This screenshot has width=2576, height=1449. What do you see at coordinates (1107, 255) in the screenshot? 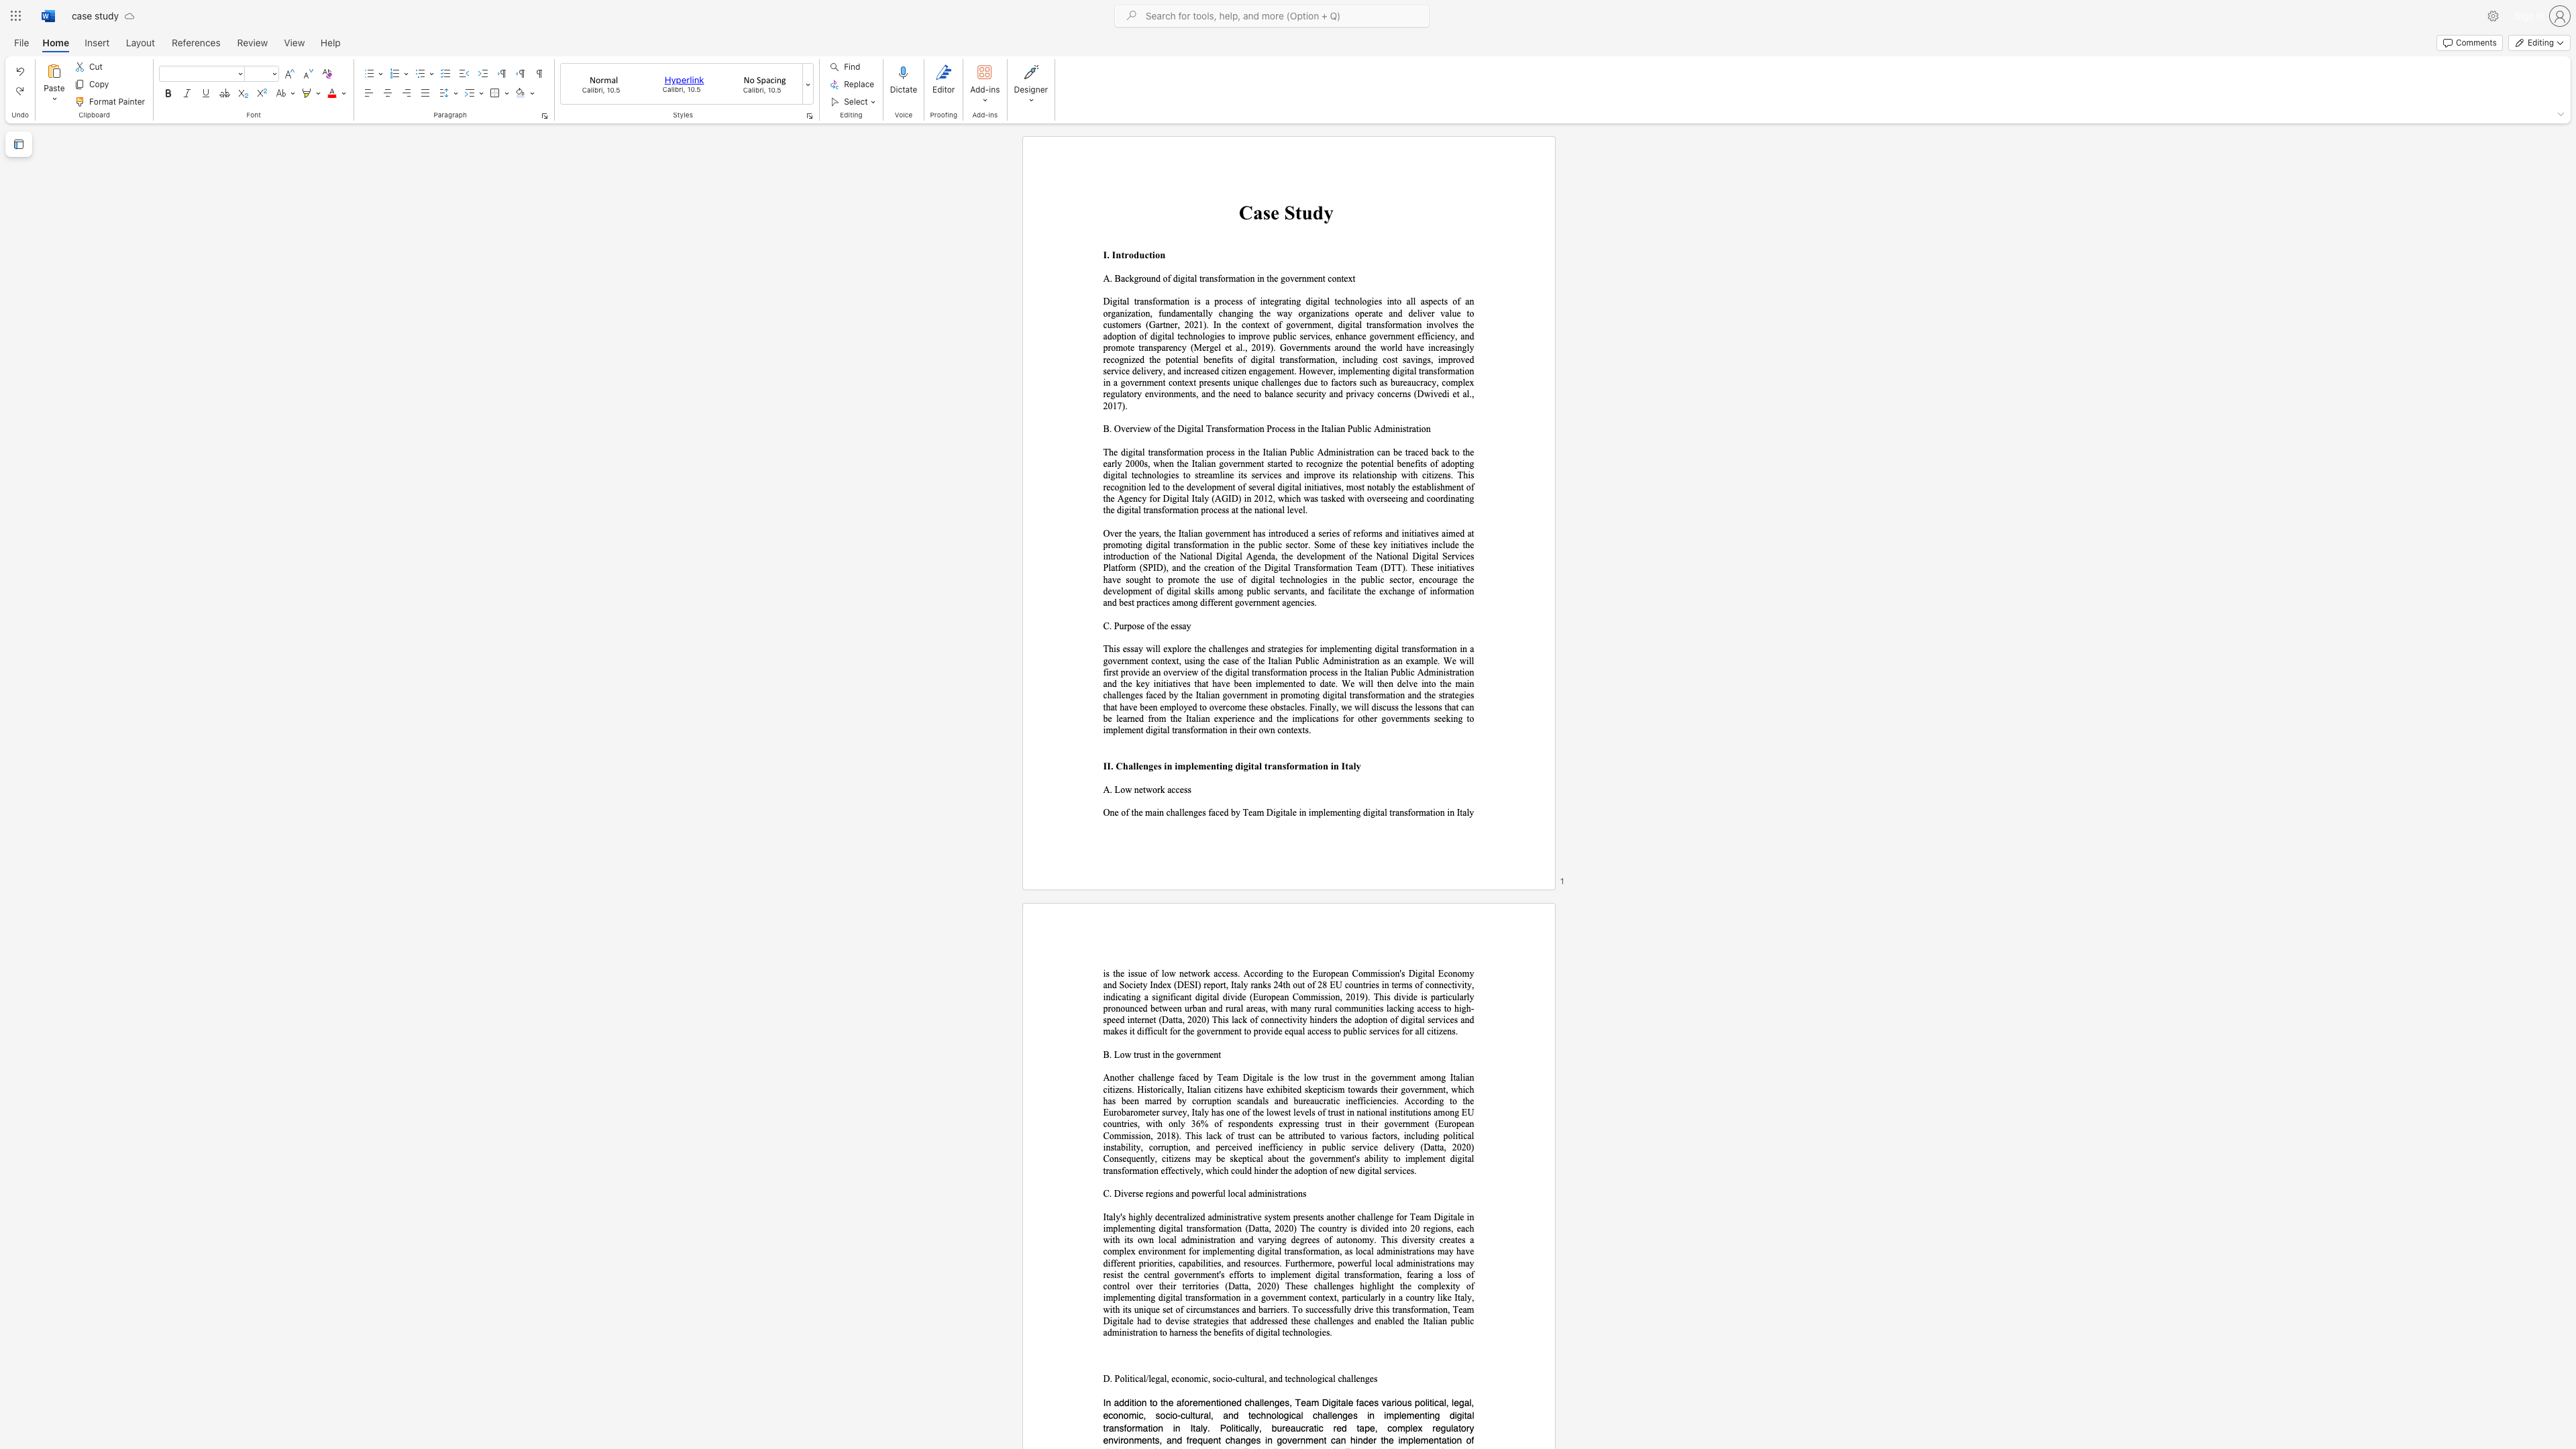
I see `the 1th character "." in the text` at bounding box center [1107, 255].